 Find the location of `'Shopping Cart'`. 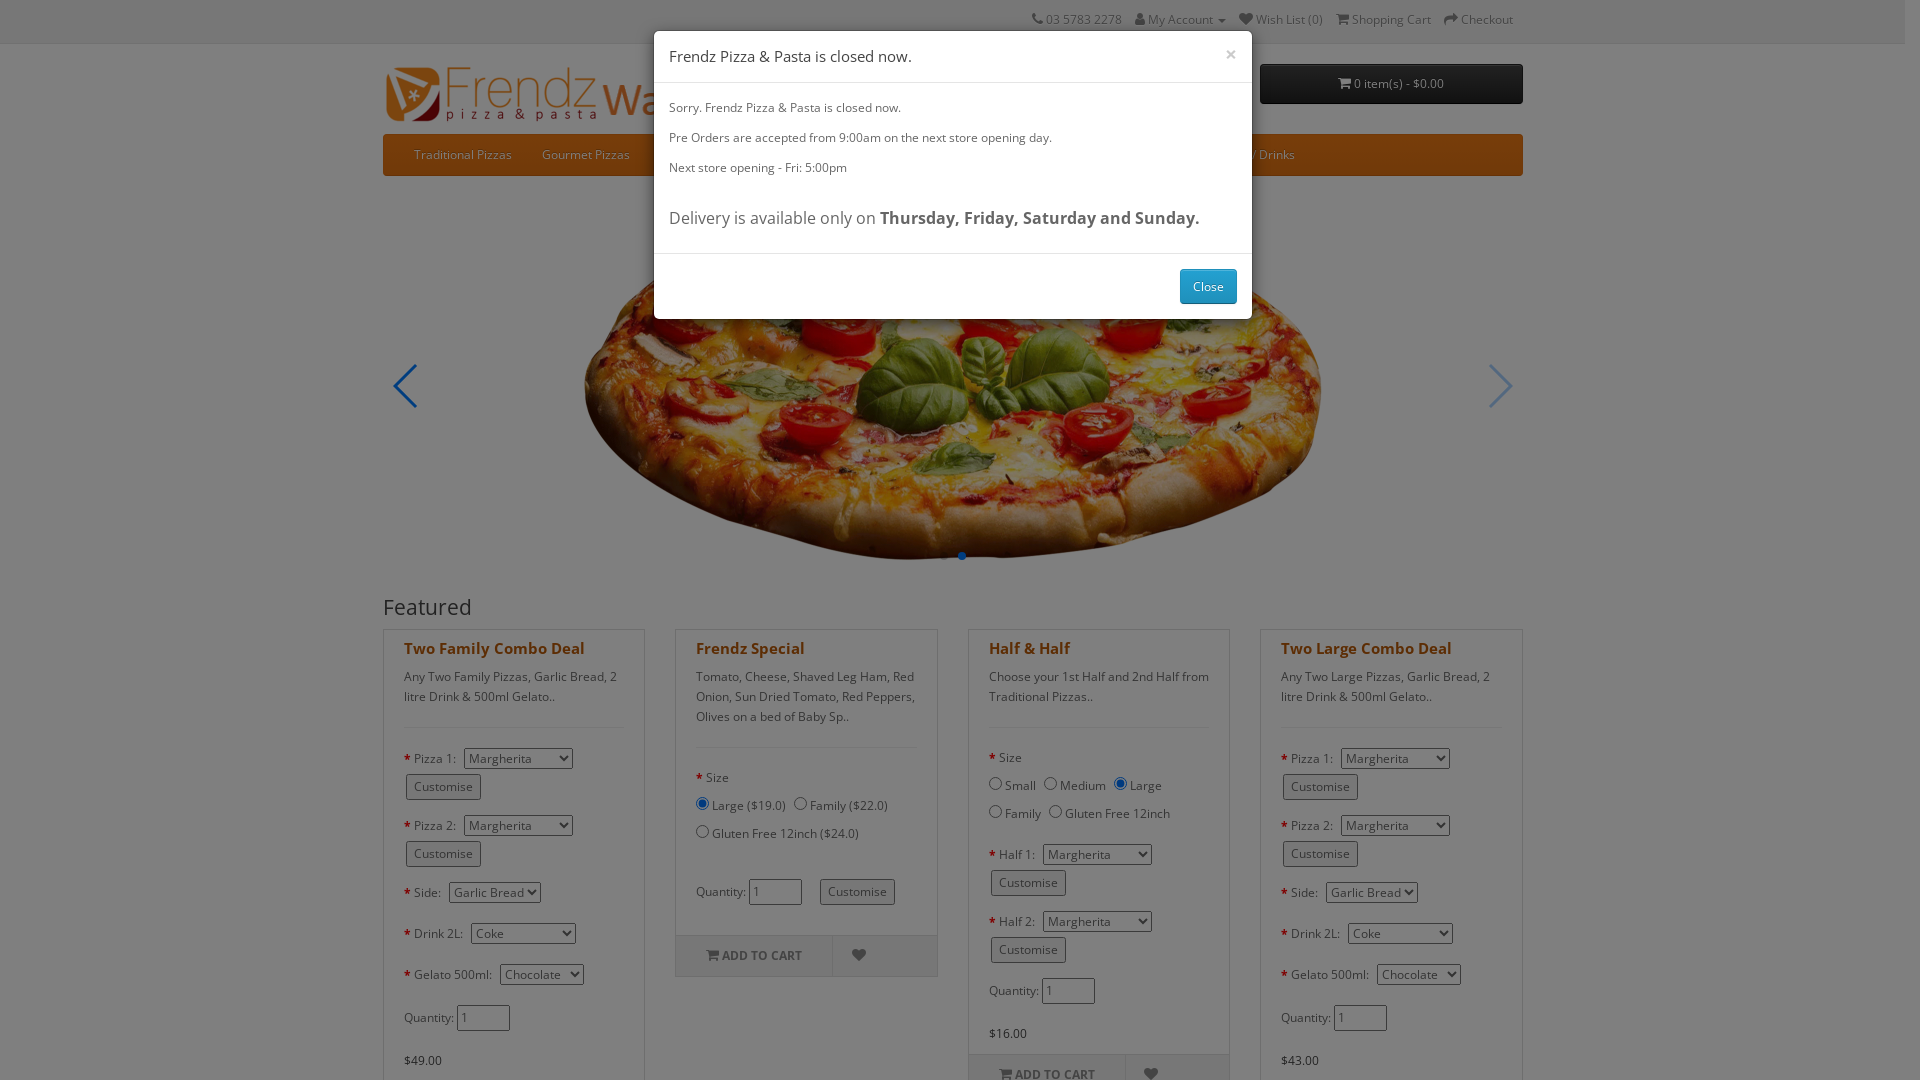

'Shopping Cart' is located at coordinates (1382, 19).